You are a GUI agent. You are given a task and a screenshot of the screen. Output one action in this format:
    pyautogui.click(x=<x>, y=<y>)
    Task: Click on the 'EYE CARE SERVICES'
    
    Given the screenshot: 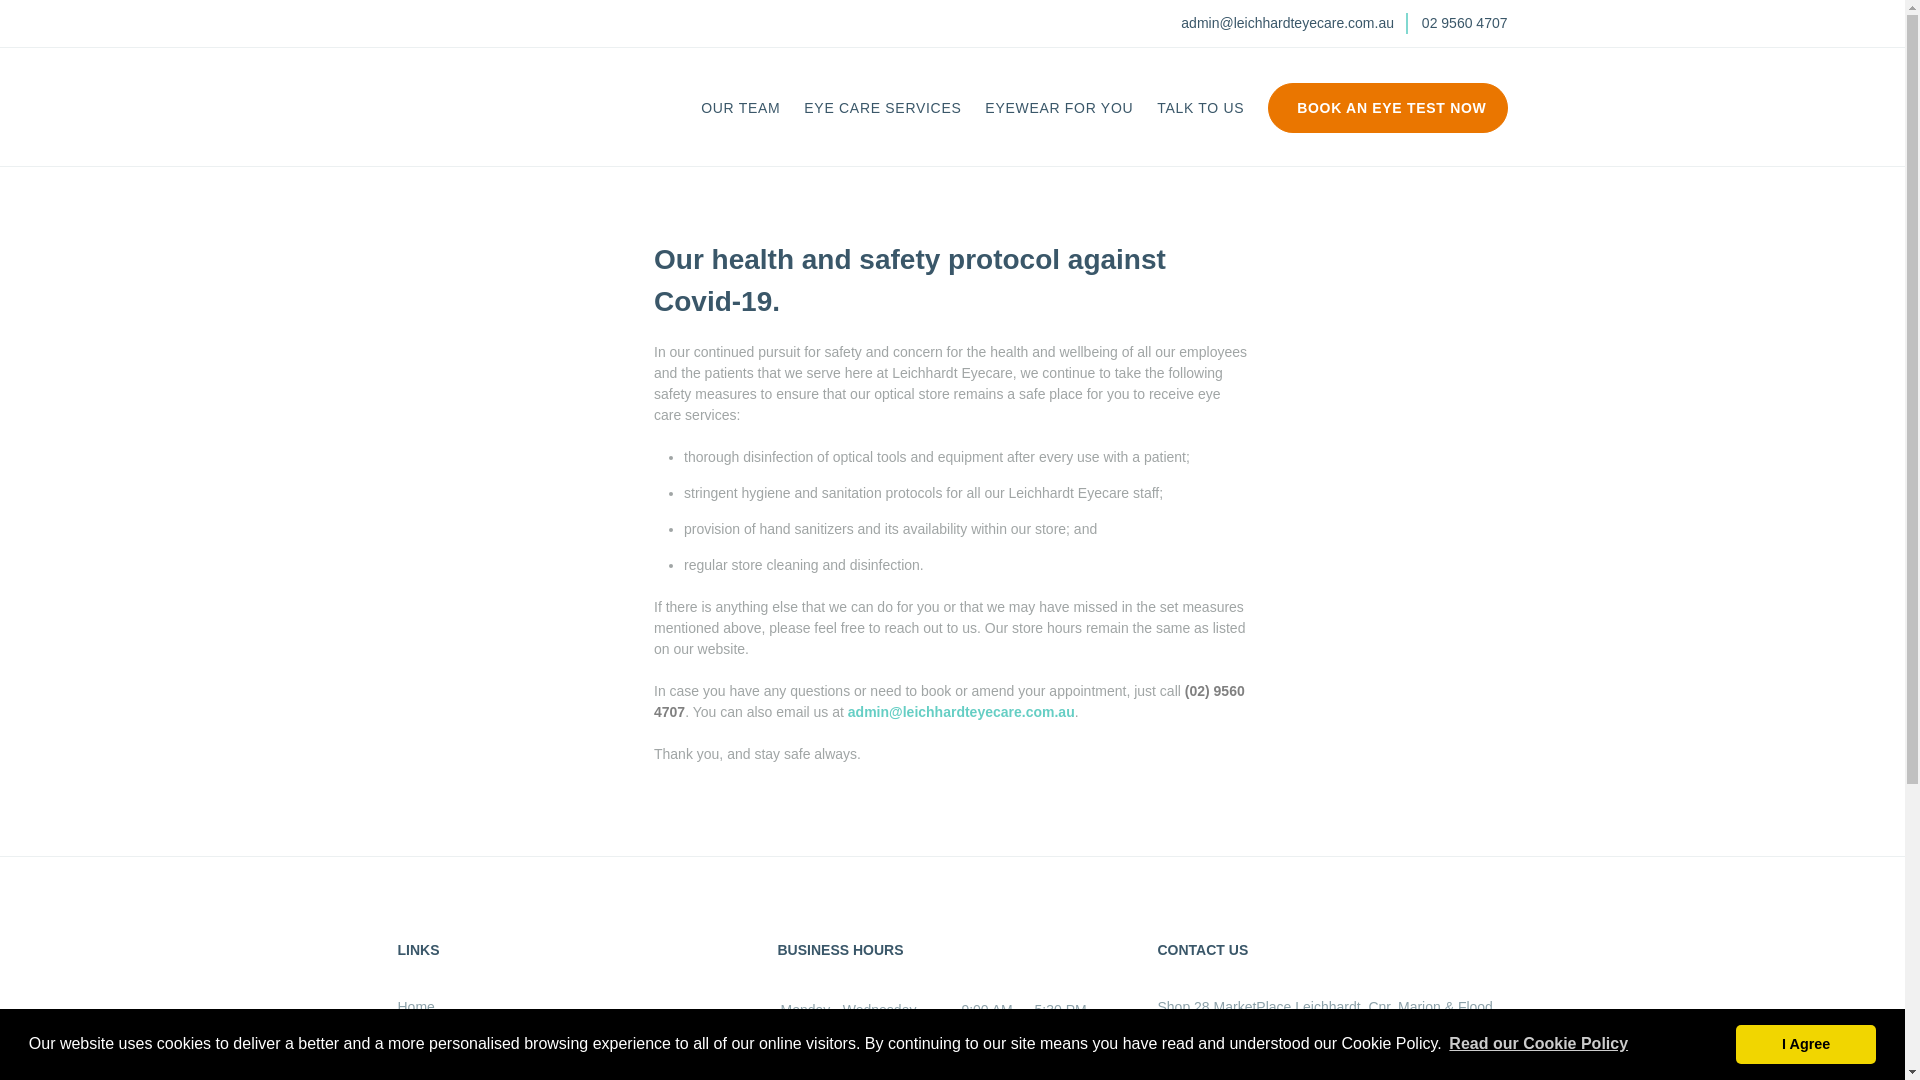 What is the action you would take?
    pyautogui.click(x=881, y=108)
    